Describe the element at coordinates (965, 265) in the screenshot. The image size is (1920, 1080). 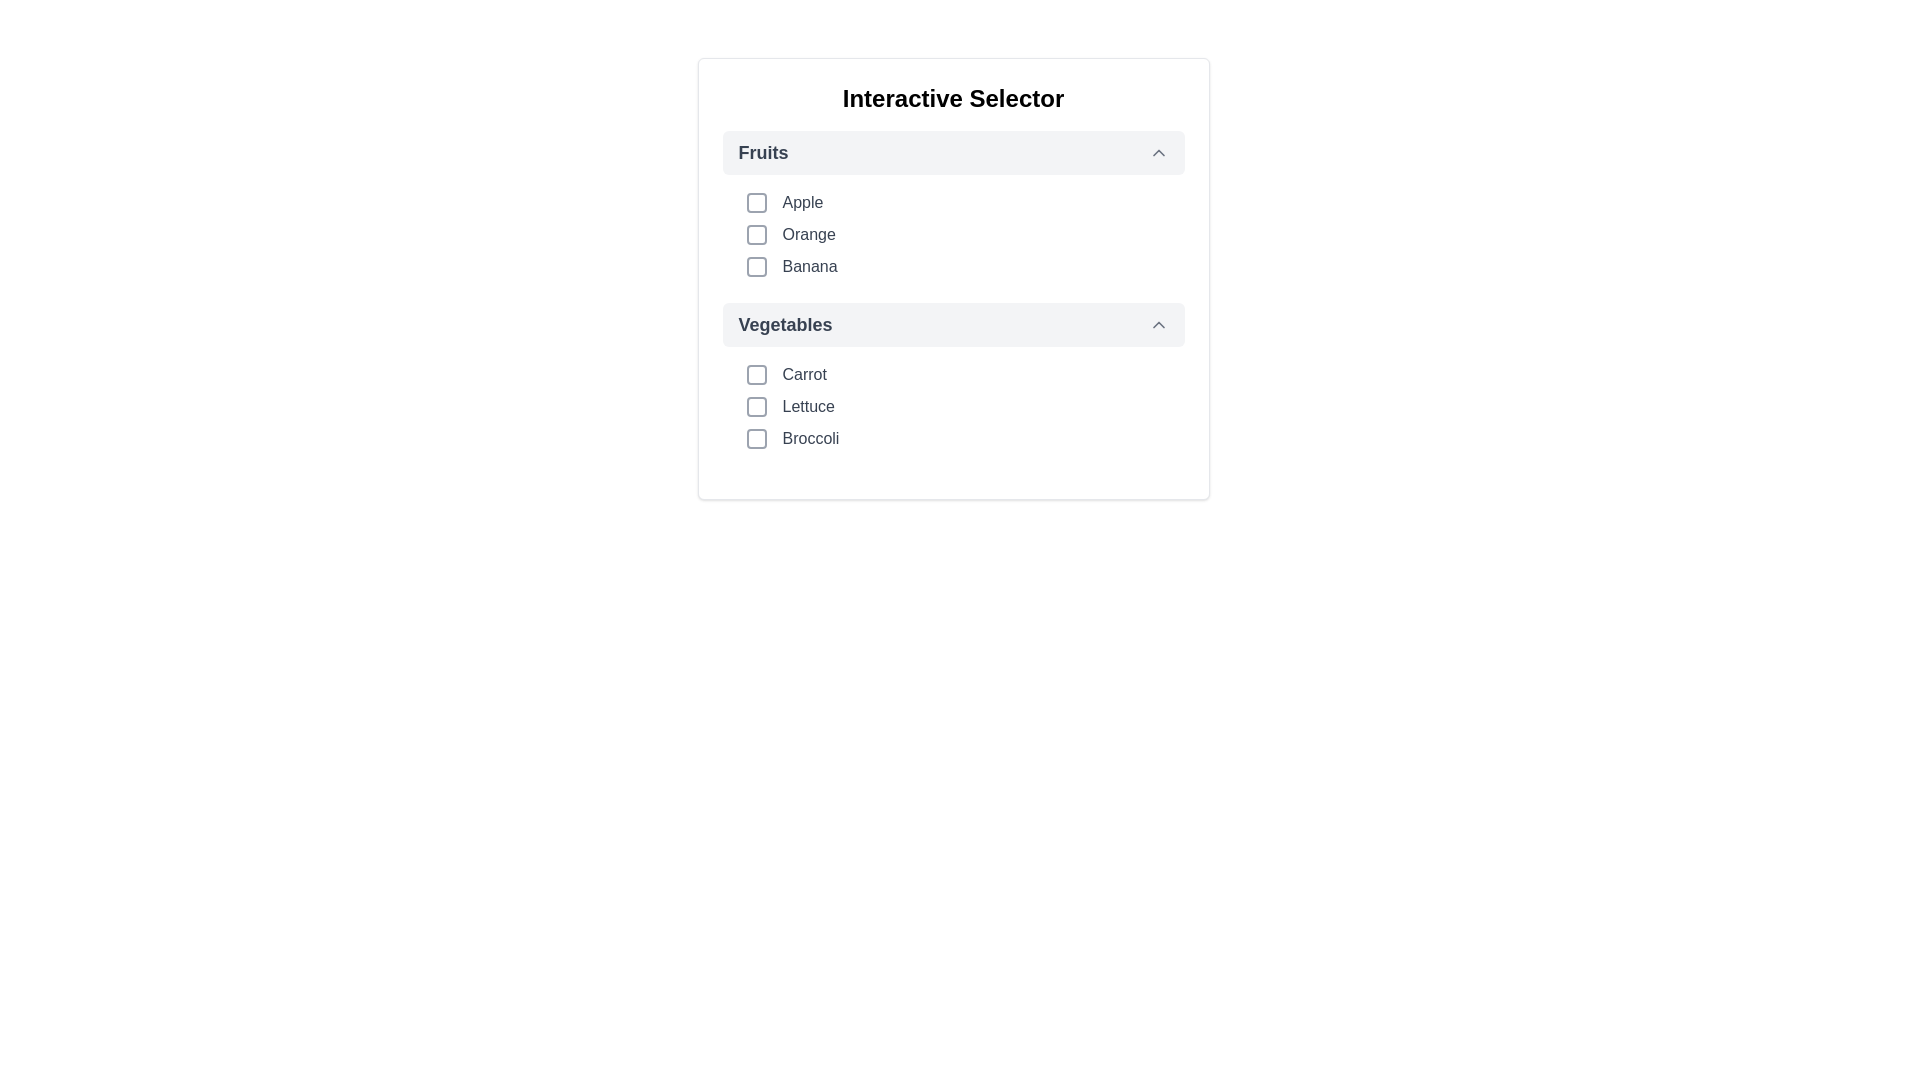
I see `the checkbox for 'Banana'` at that location.